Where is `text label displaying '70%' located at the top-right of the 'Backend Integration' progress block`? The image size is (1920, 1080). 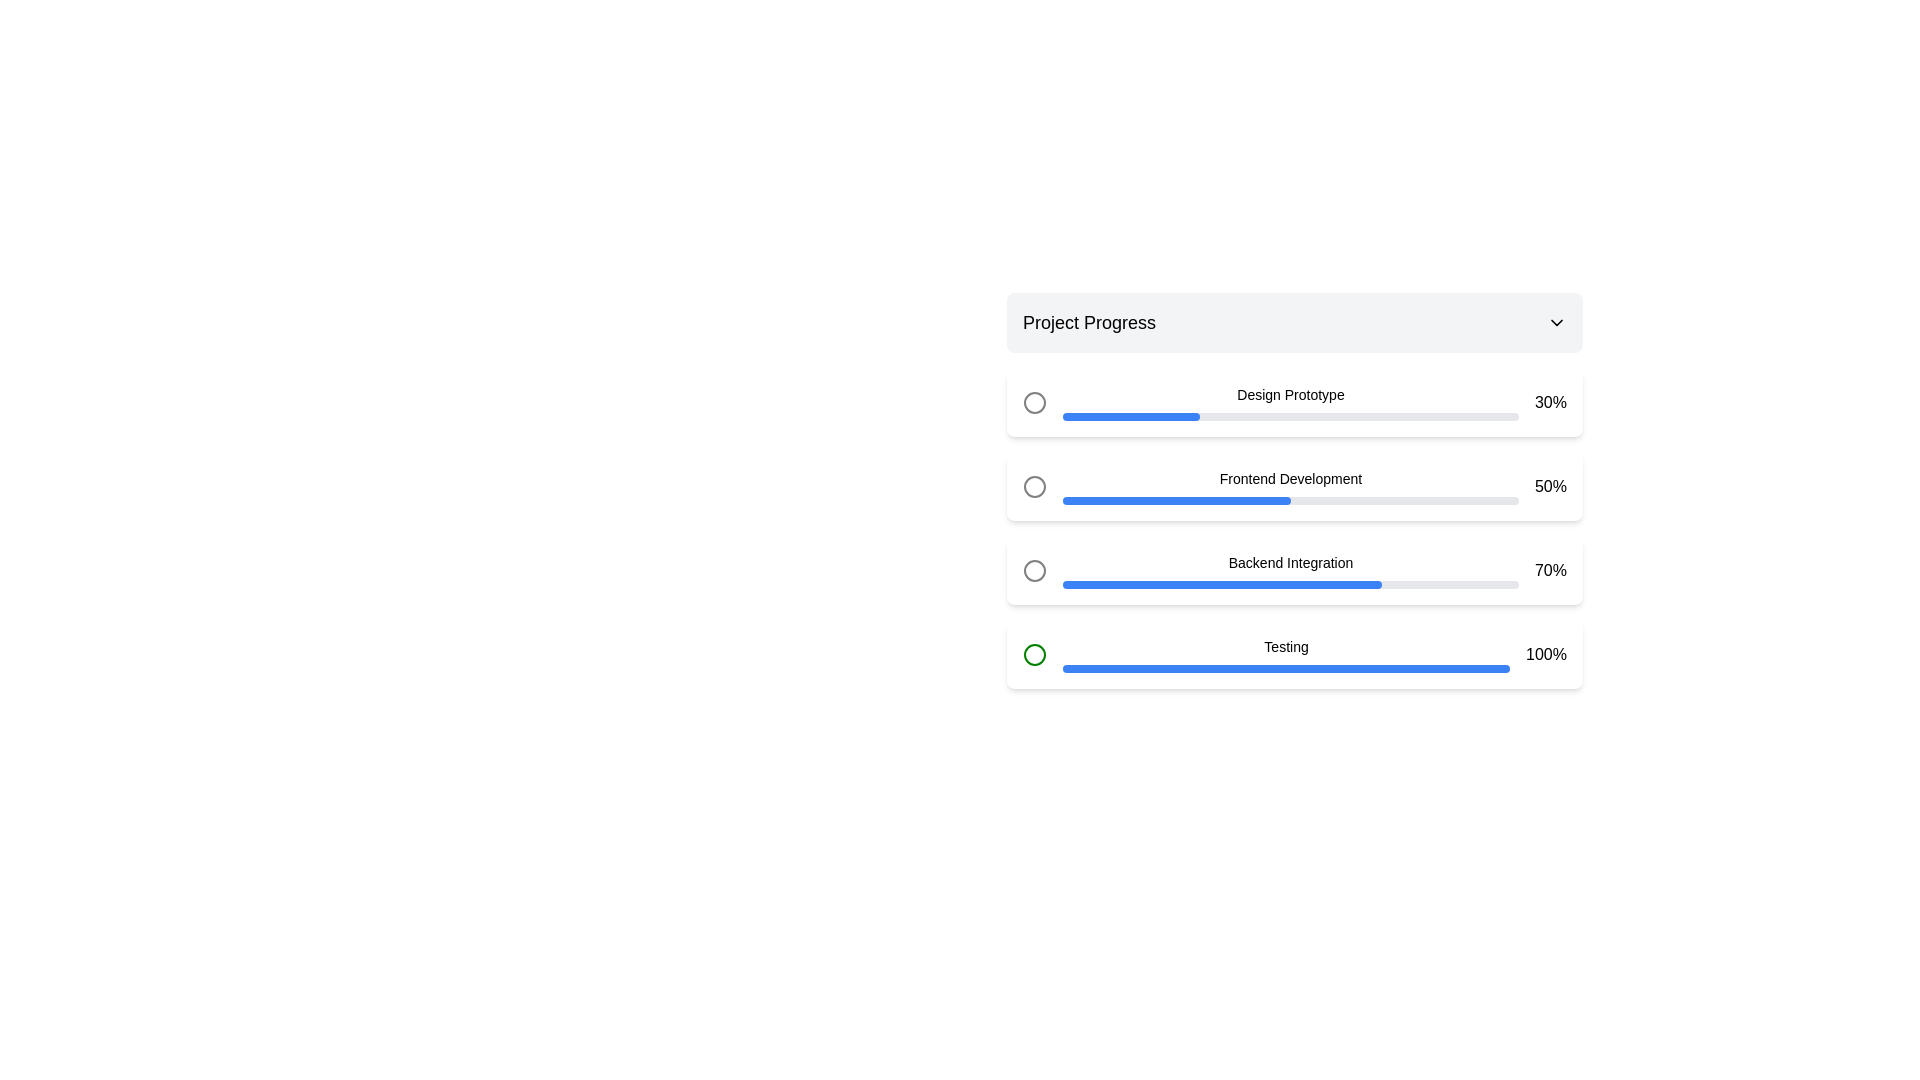 text label displaying '70%' located at the top-right of the 'Backend Integration' progress block is located at coordinates (1549, 570).